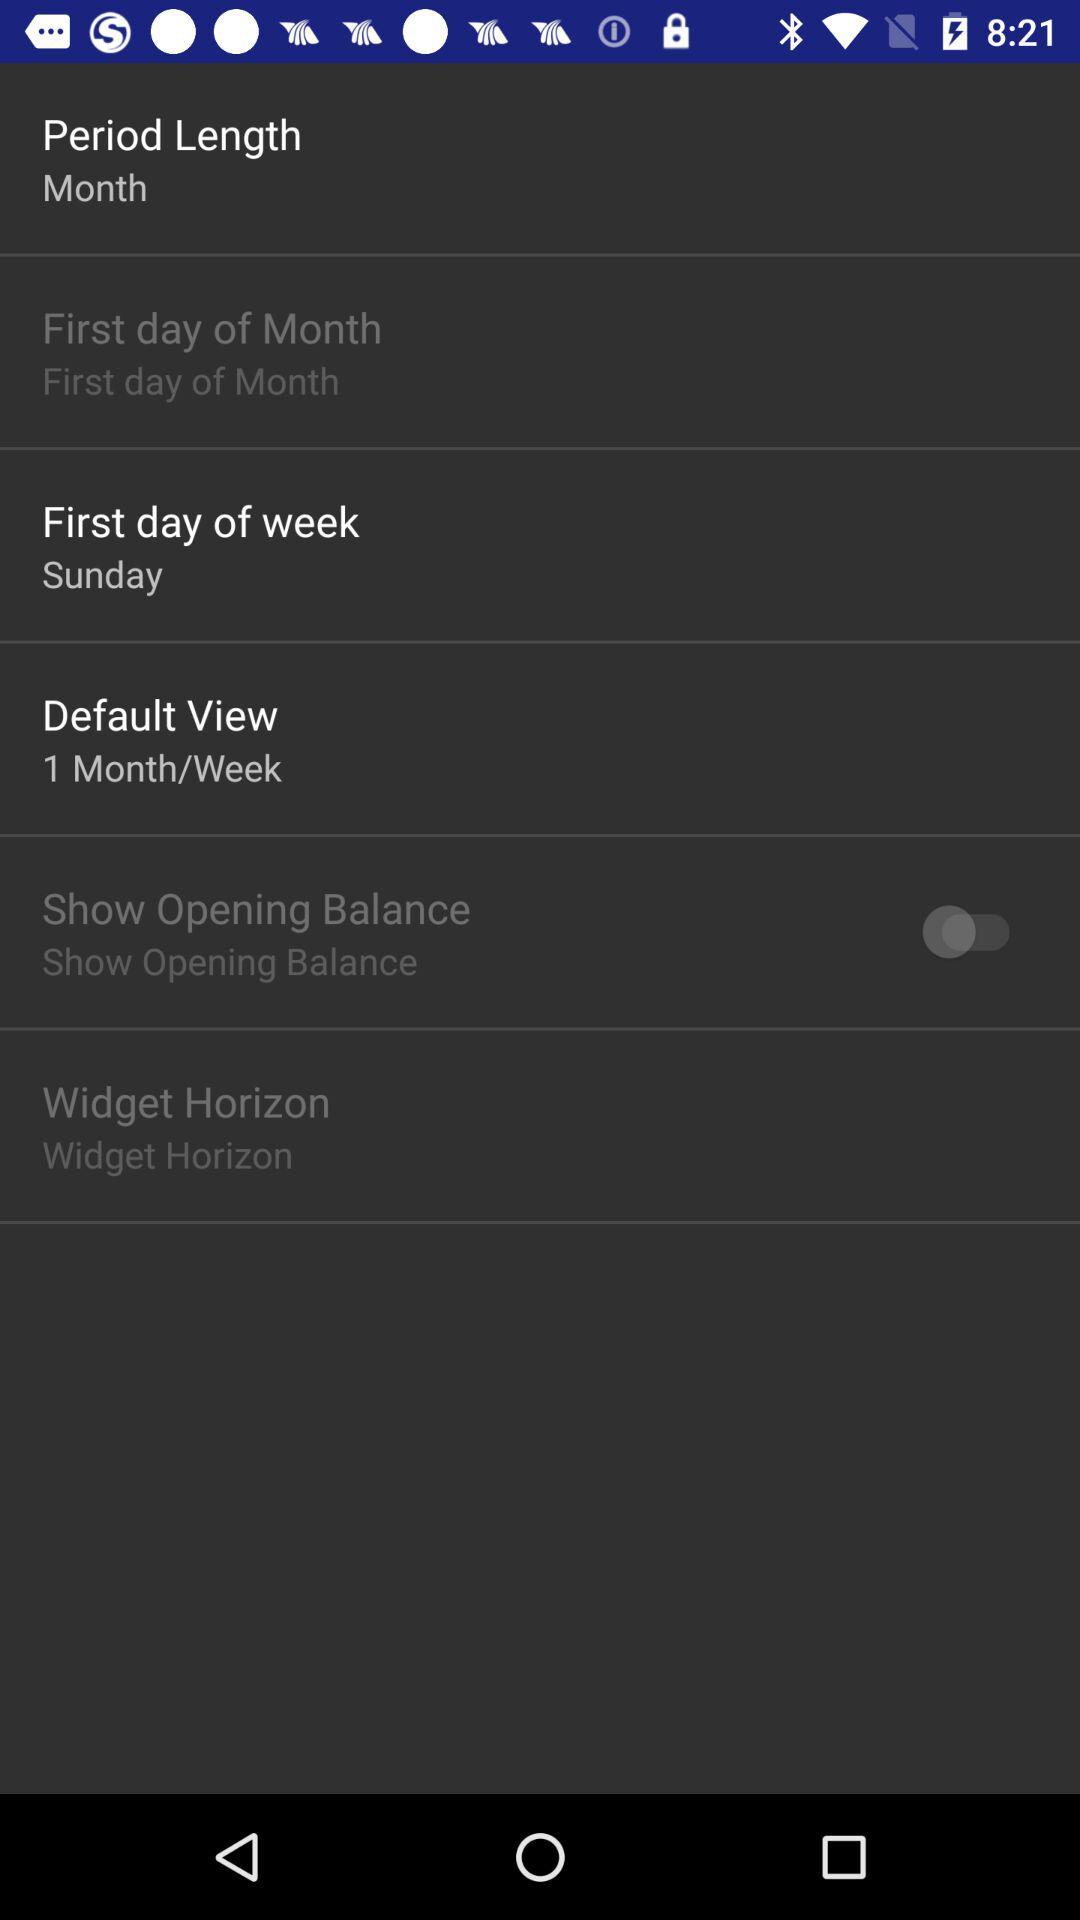 Image resolution: width=1080 pixels, height=1920 pixels. What do you see at coordinates (171, 132) in the screenshot?
I see `item above the month app` at bounding box center [171, 132].